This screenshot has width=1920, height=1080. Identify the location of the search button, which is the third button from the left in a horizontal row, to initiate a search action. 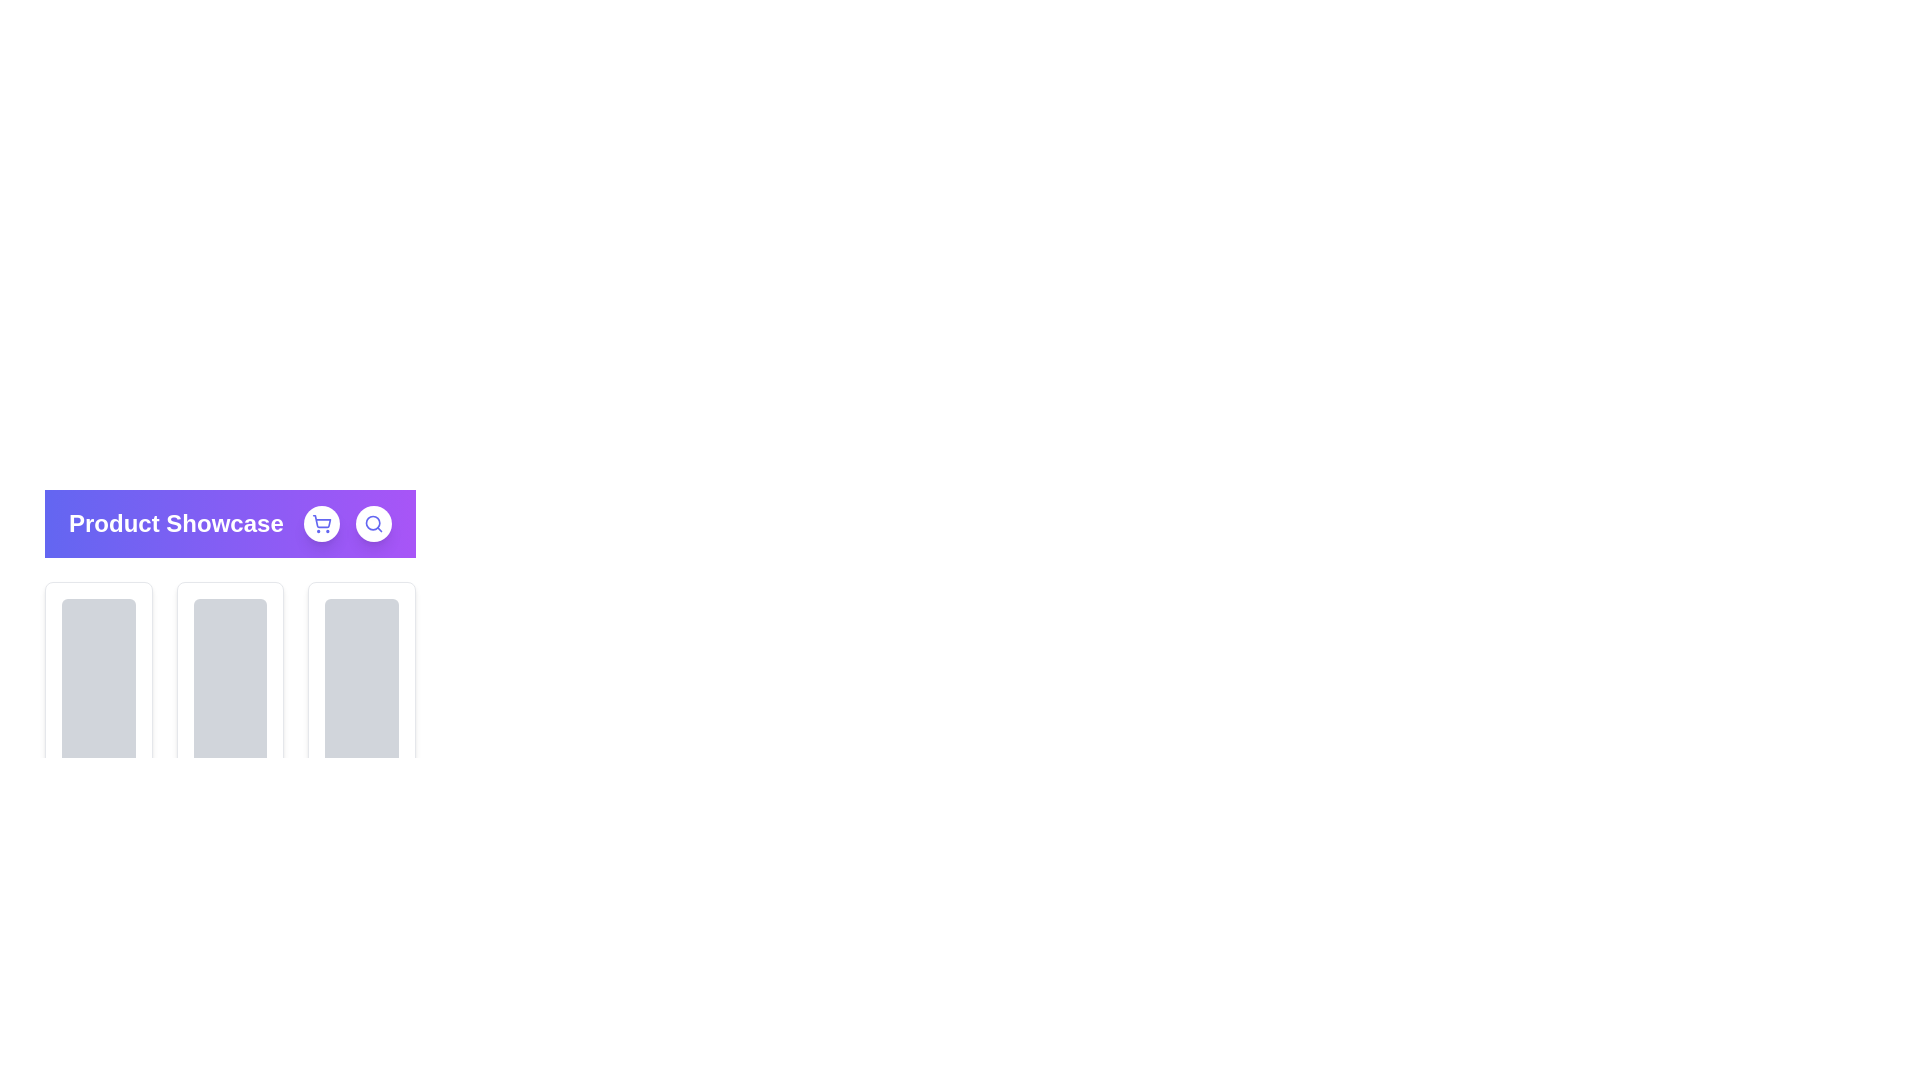
(374, 523).